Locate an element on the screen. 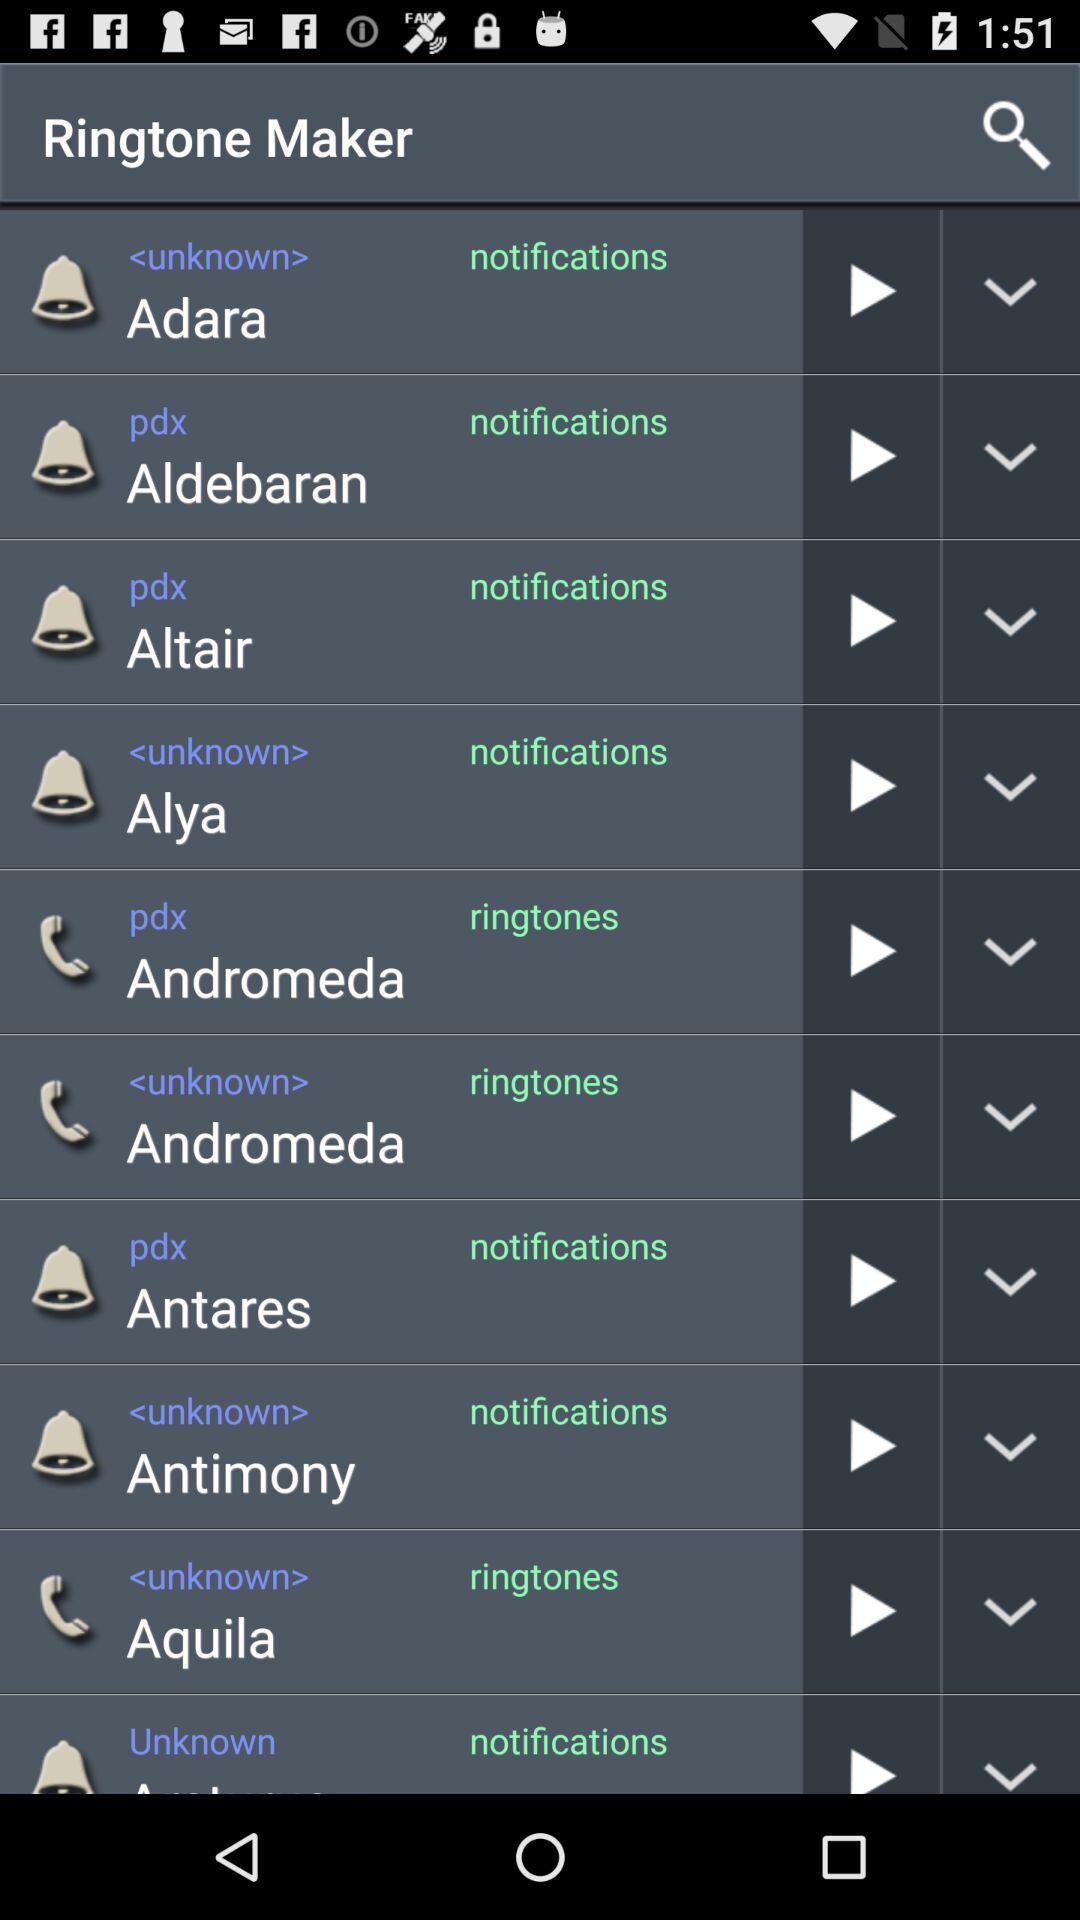 This screenshot has height=1920, width=1080. right of third play button is located at coordinates (1011, 621).